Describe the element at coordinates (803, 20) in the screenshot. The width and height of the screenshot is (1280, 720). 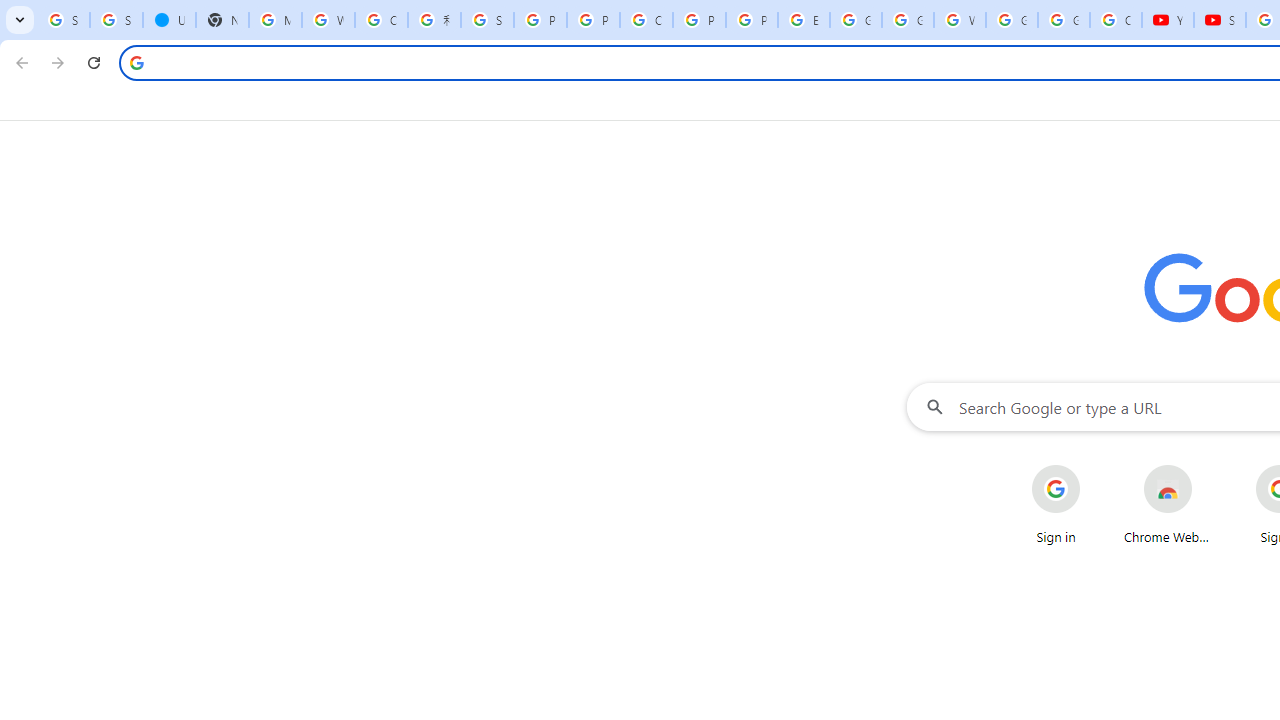
I see `'Edit and view right-to-left text - Google Docs Editors Help'` at that location.